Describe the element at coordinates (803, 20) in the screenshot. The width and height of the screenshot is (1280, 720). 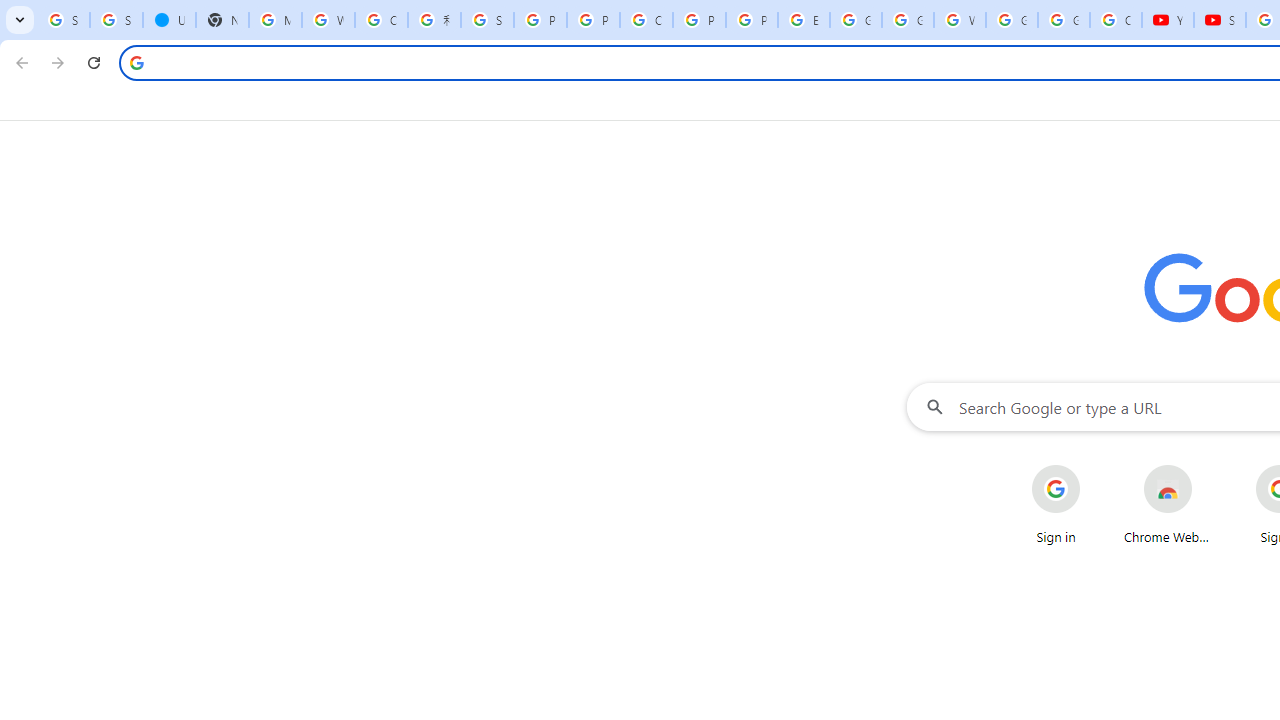
I see `'Edit and view right-to-left text - Google Docs Editors Help'` at that location.